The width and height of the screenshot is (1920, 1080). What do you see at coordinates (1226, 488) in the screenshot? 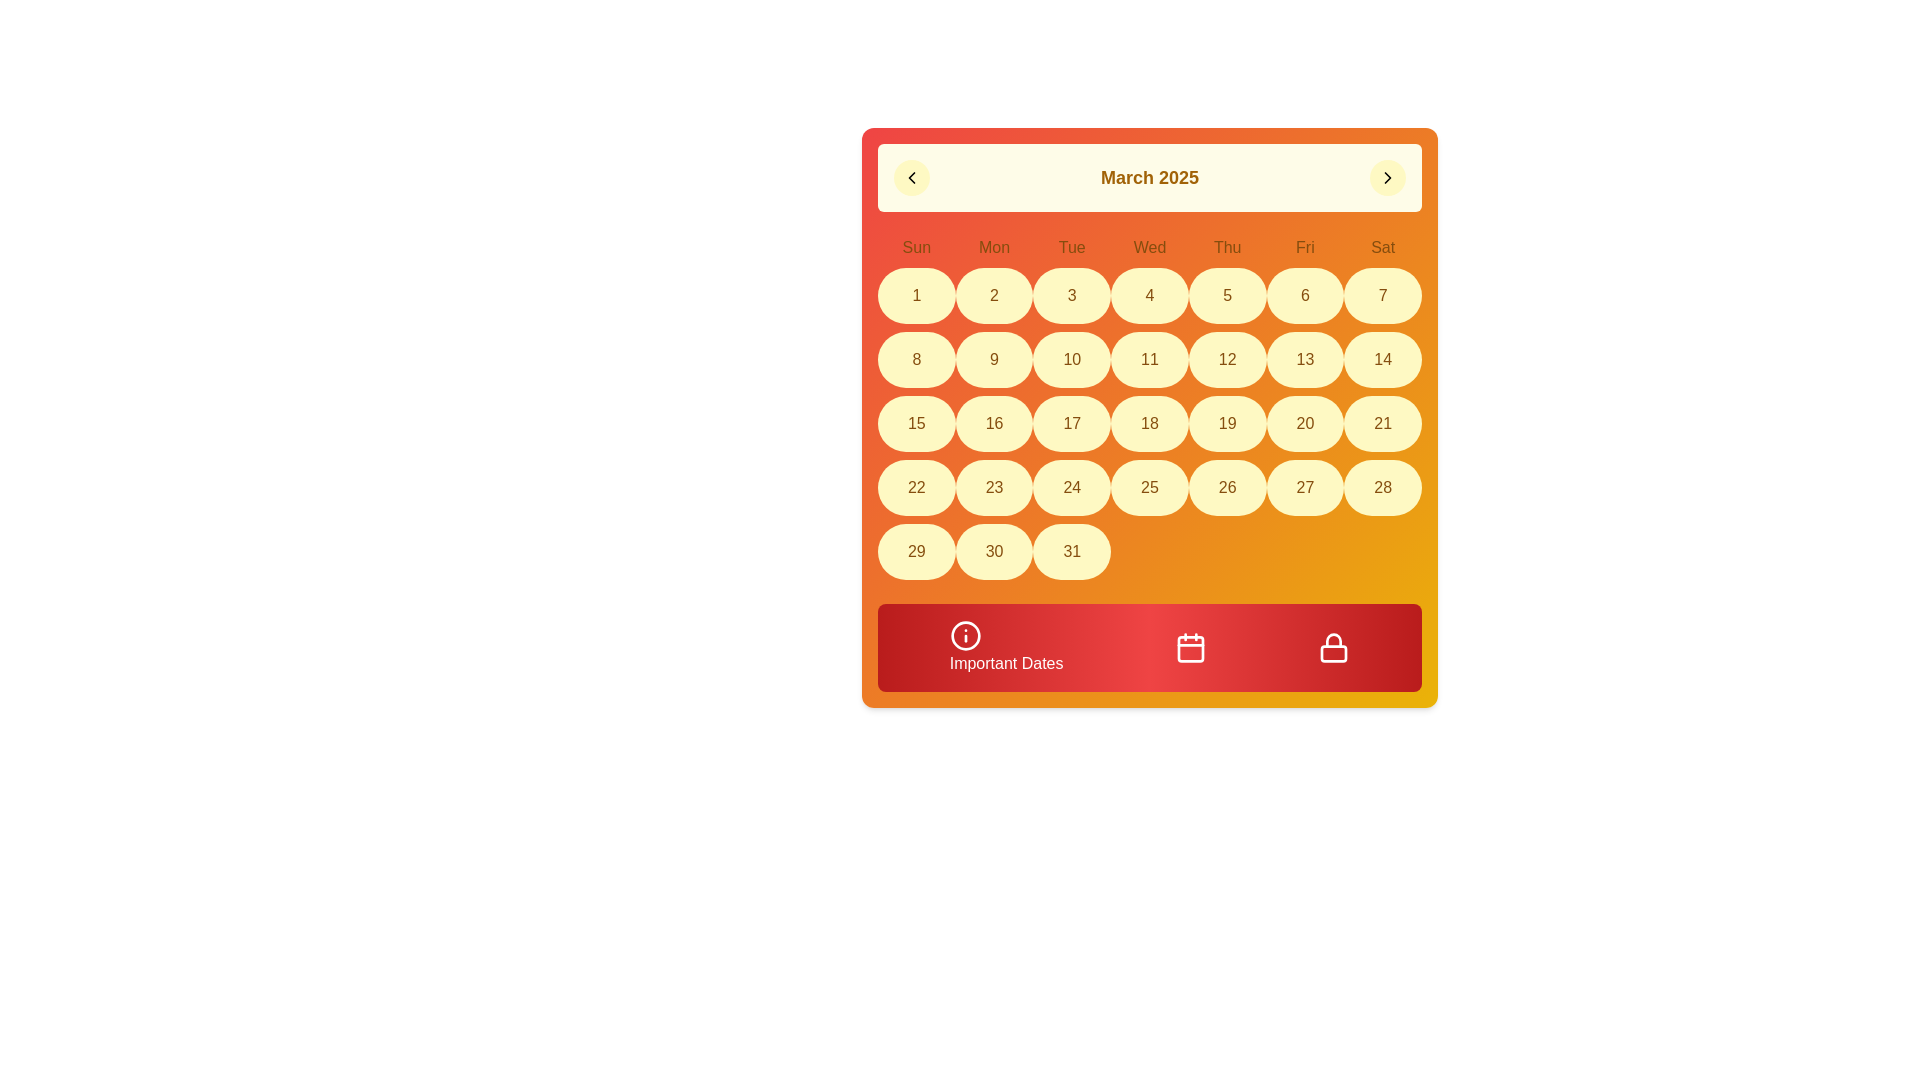
I see `the circular button with a yellow background and the number '26'` at bounding box center [1226, 488].